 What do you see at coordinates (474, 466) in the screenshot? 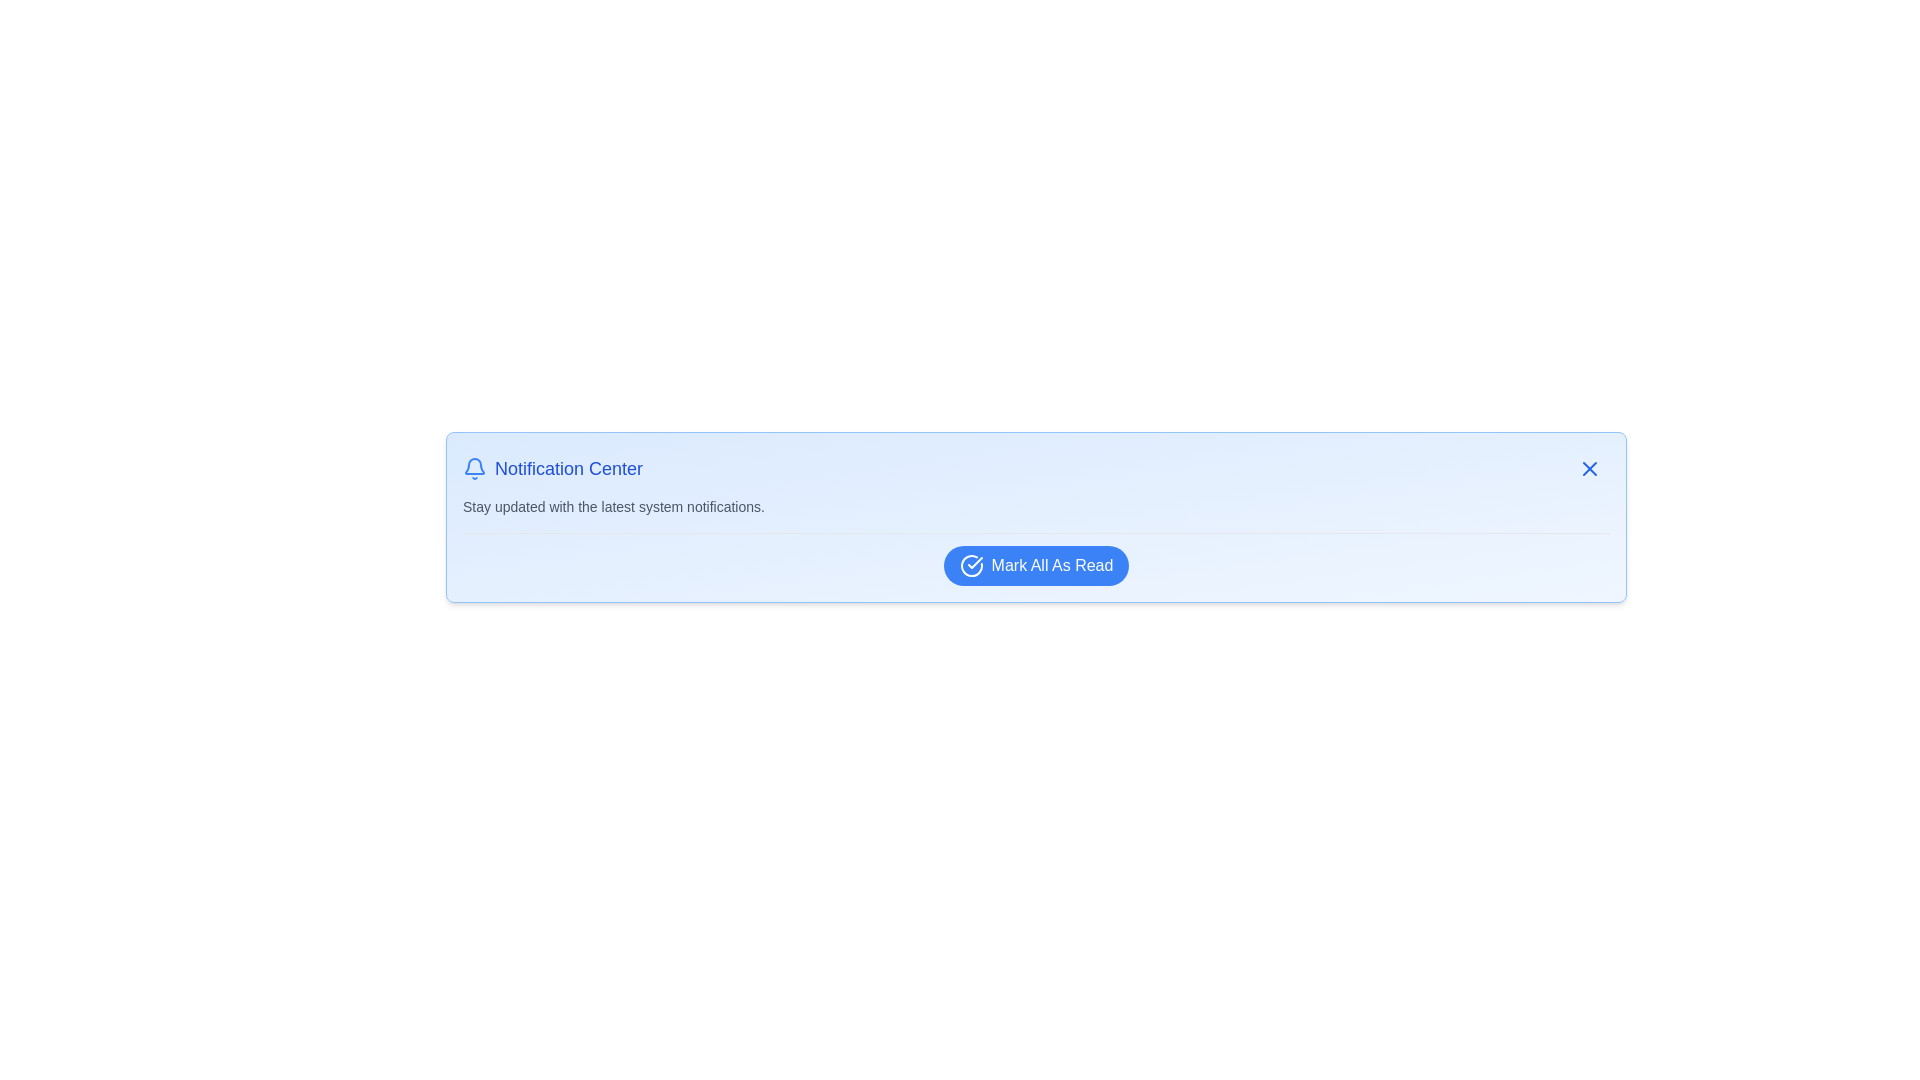
I see `the notification icon located at the top-left of the notification card next to the 'Notification Center' text` at bounding box center [474, 466].